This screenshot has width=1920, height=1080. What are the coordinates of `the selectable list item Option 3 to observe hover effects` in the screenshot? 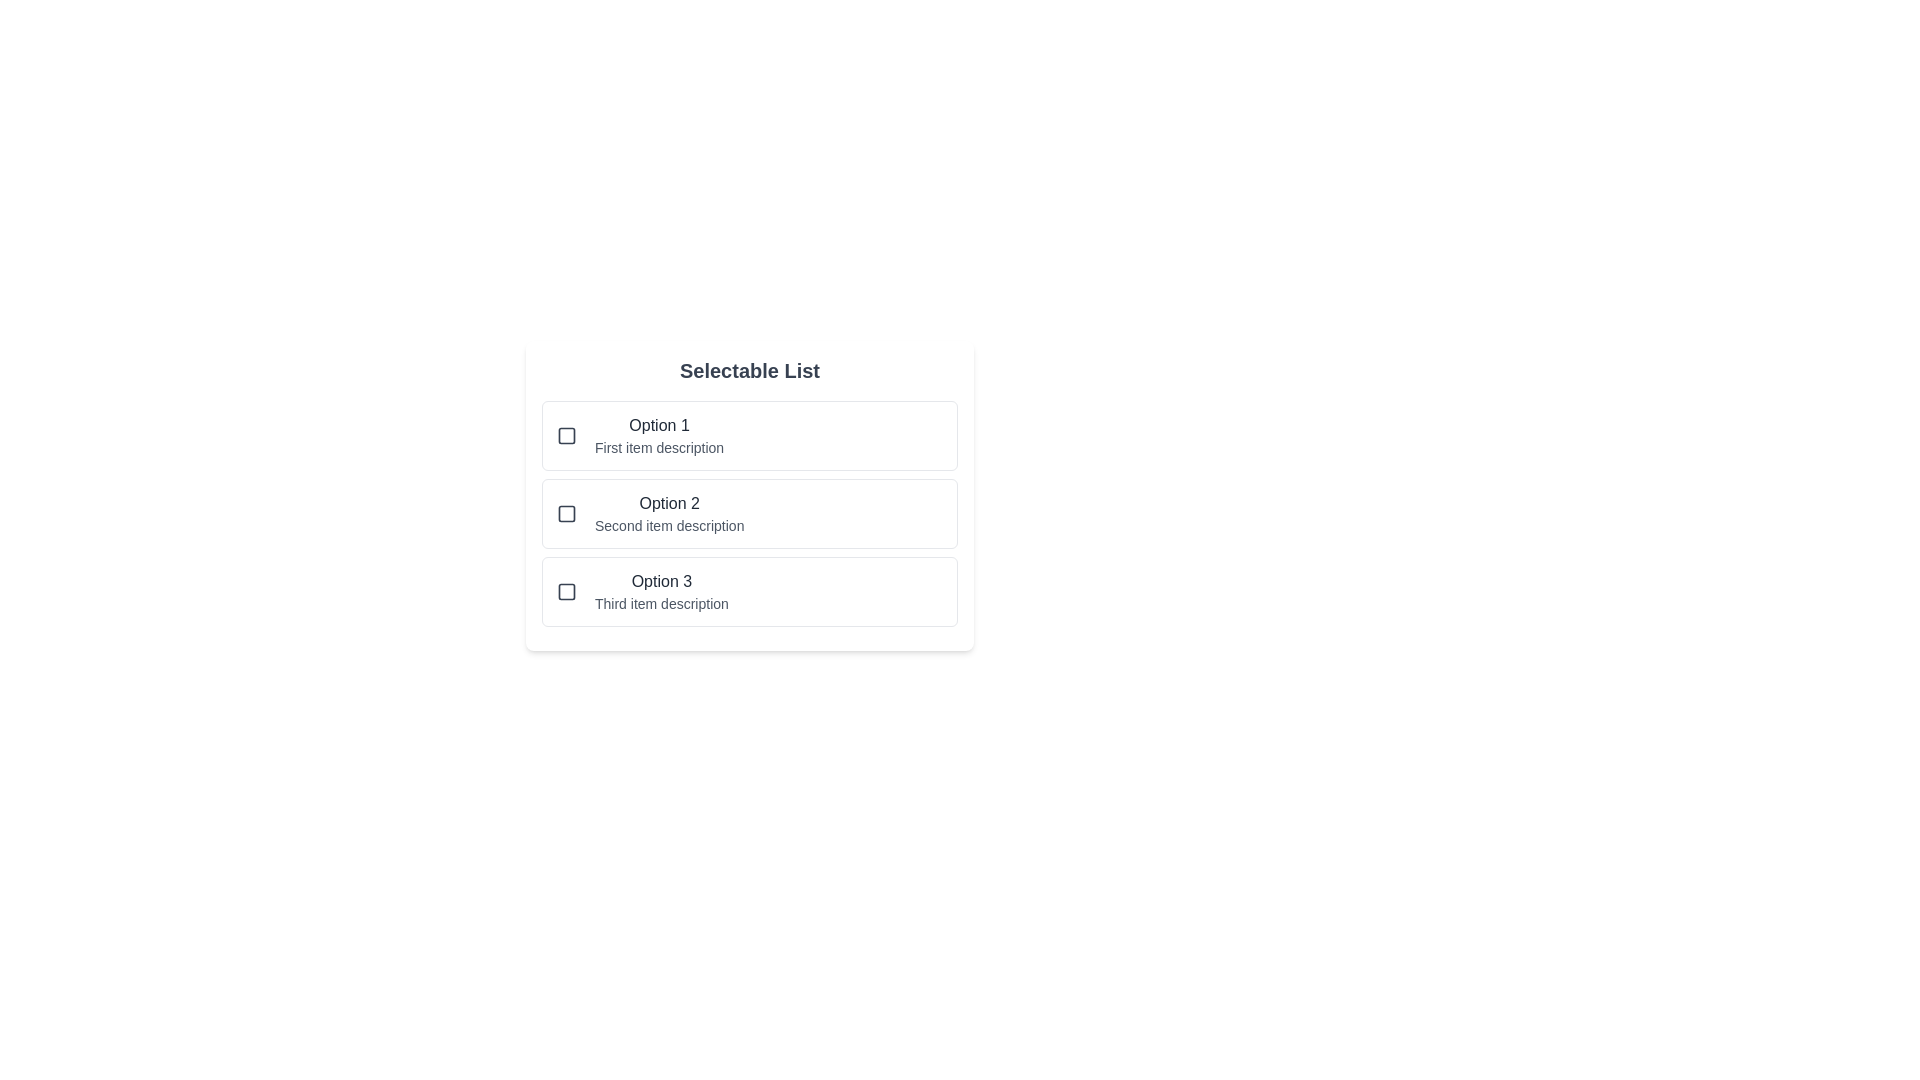 It's located at (748, 590).